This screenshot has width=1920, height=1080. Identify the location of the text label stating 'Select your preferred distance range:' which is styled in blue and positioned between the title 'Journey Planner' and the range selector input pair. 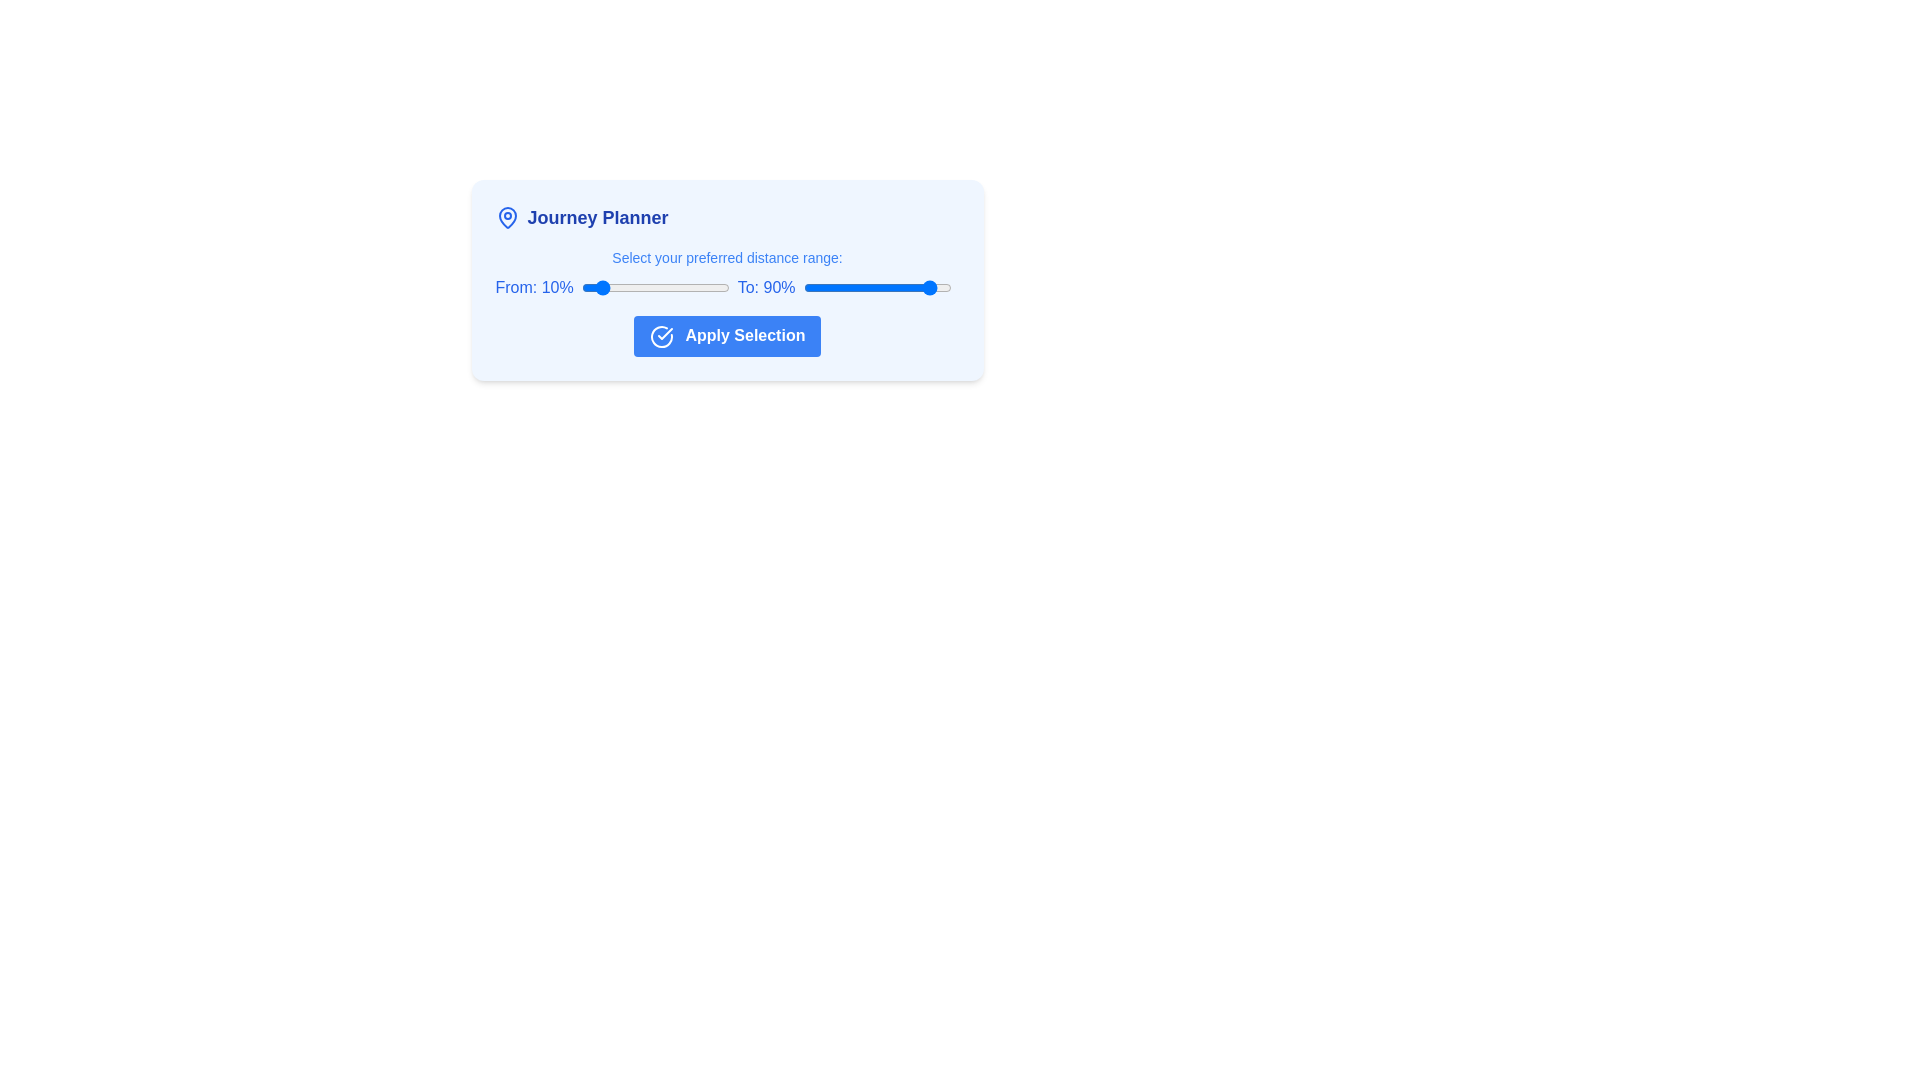
(726, 257).